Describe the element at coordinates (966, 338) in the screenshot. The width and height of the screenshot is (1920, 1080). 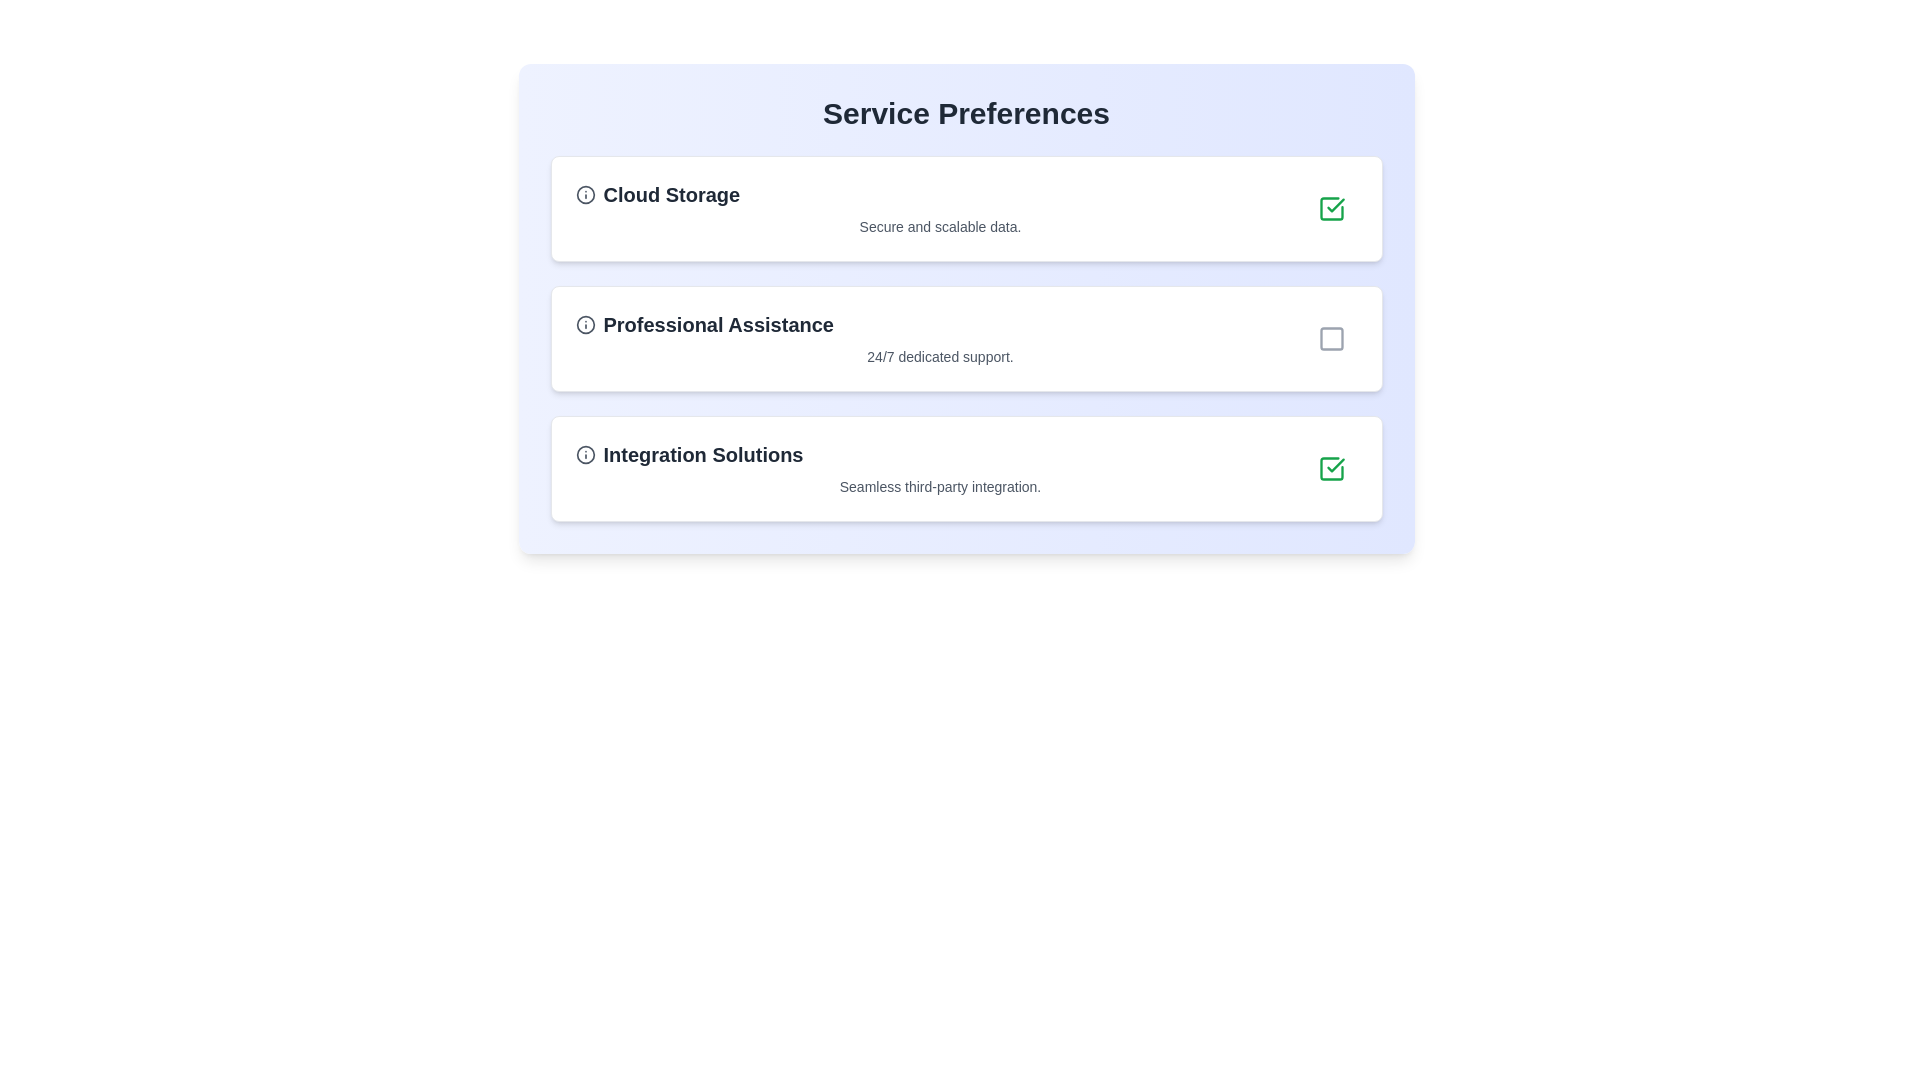
I see `the 'Professional Assistance' selection option` at that location.